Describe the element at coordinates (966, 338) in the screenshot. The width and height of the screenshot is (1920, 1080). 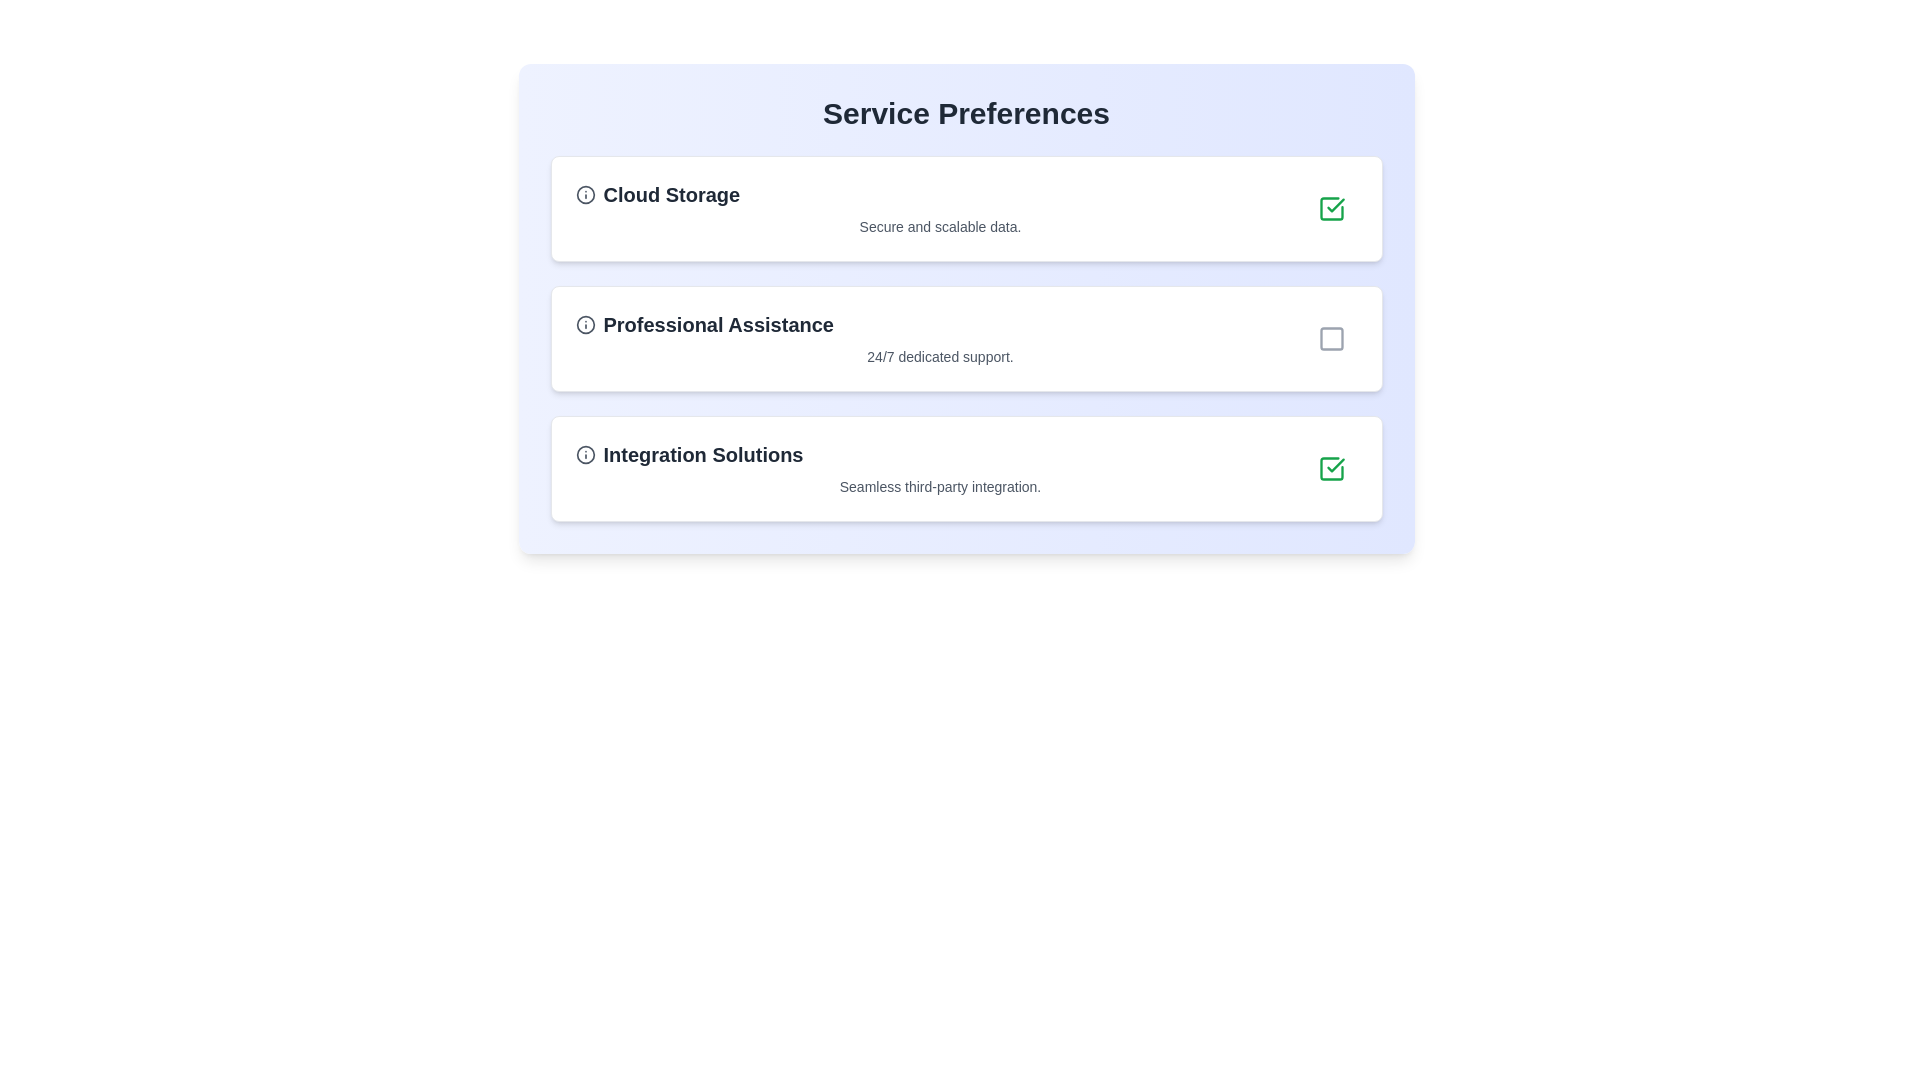
I see `the 'Professional Assistance' selection option` at that location.